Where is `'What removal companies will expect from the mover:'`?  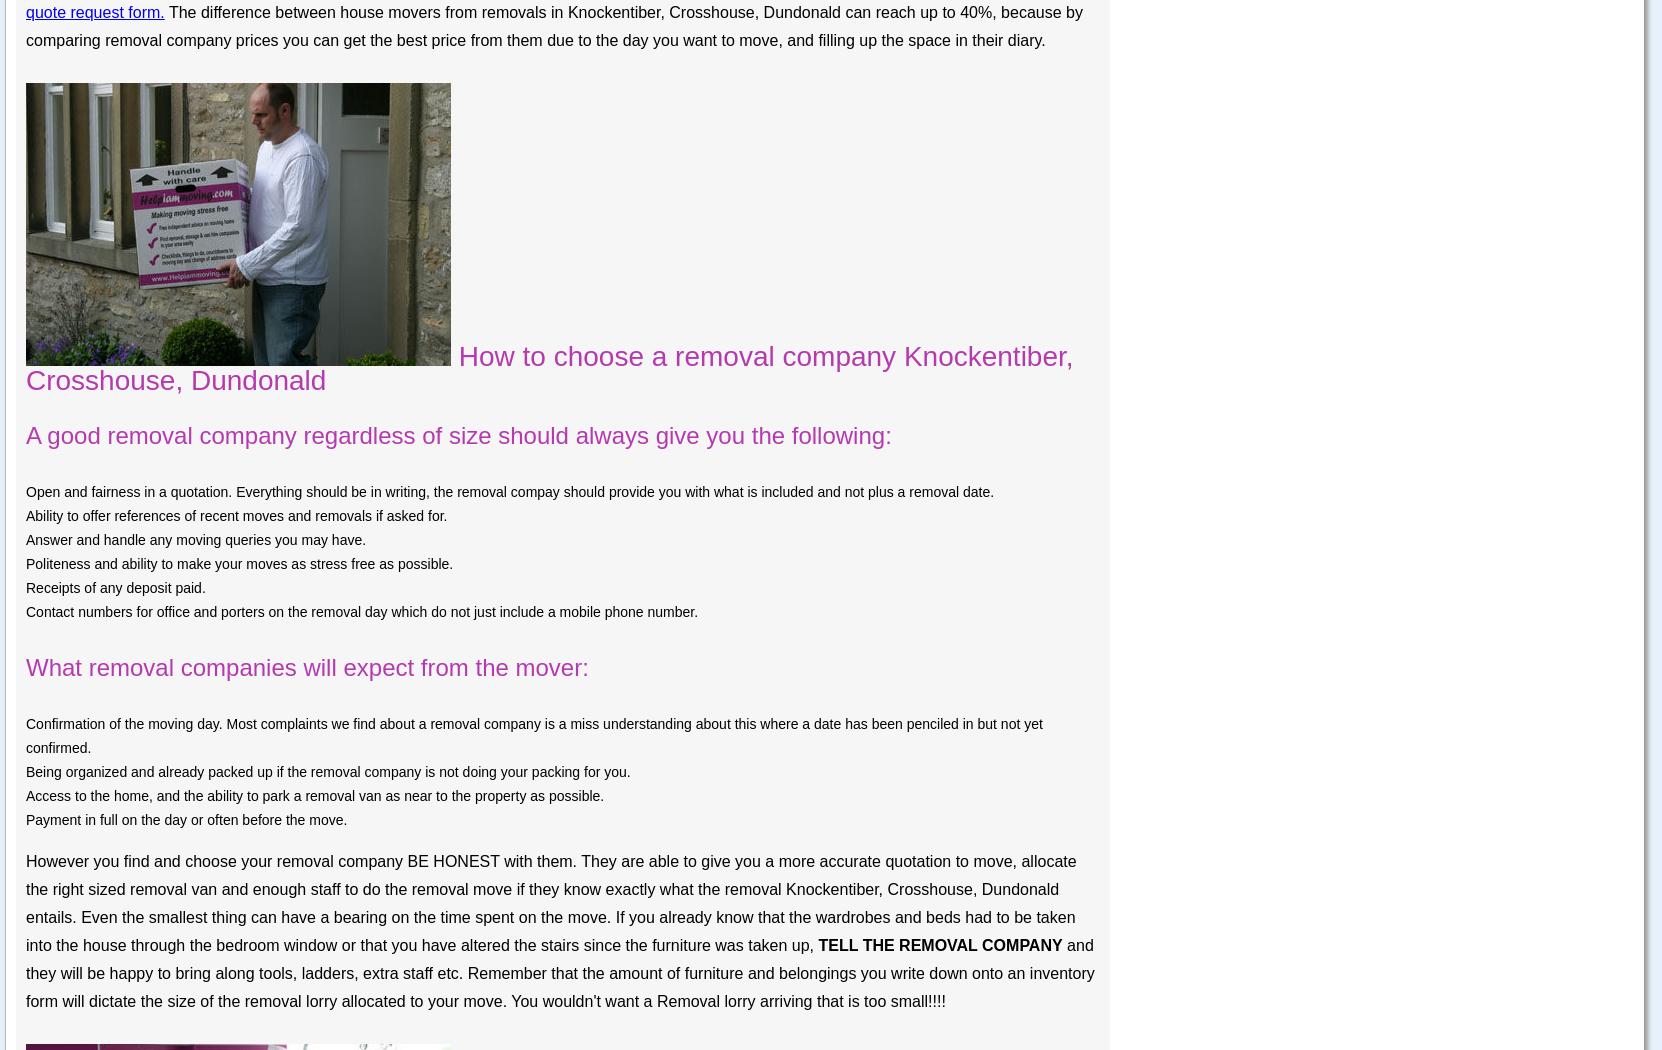
'What removal companies will expect from the mover:' is located at coordinates (306, 666).